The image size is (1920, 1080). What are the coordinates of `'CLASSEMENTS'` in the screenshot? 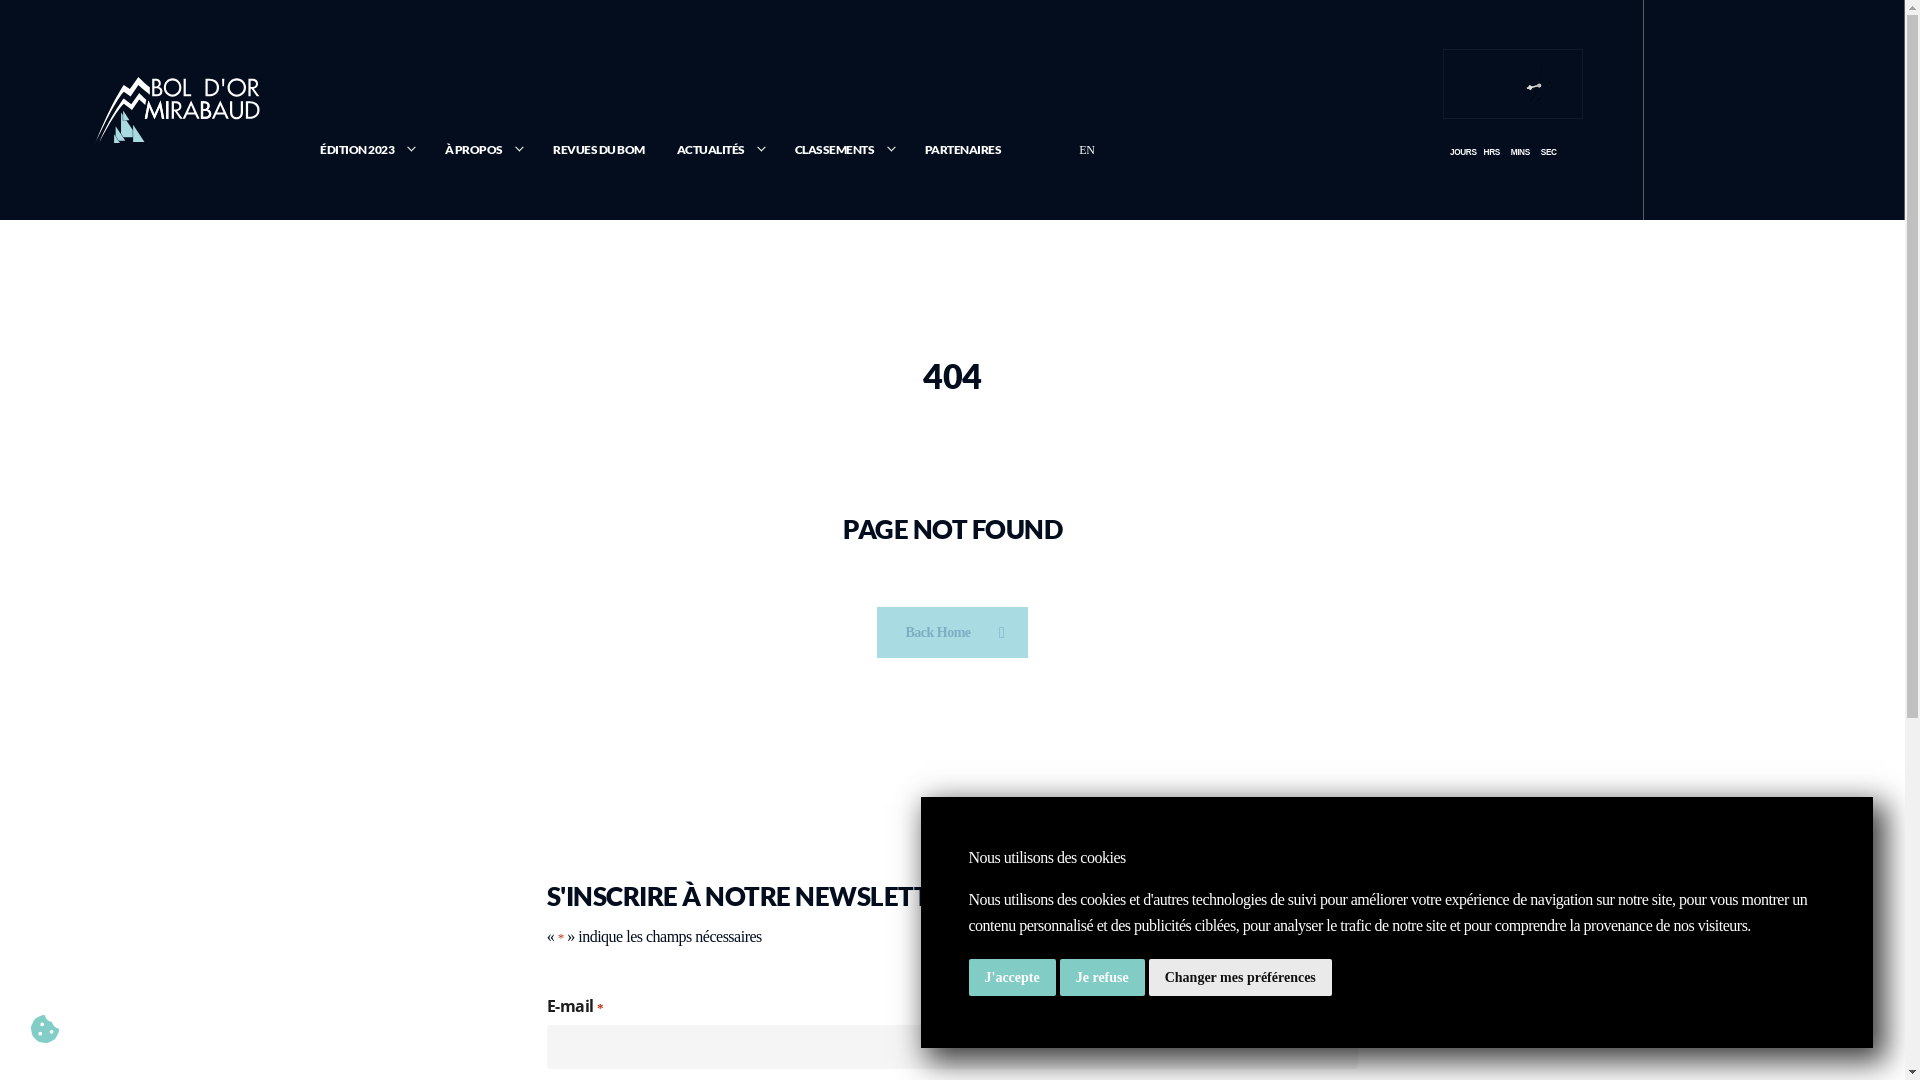 It's located at (794, 149).